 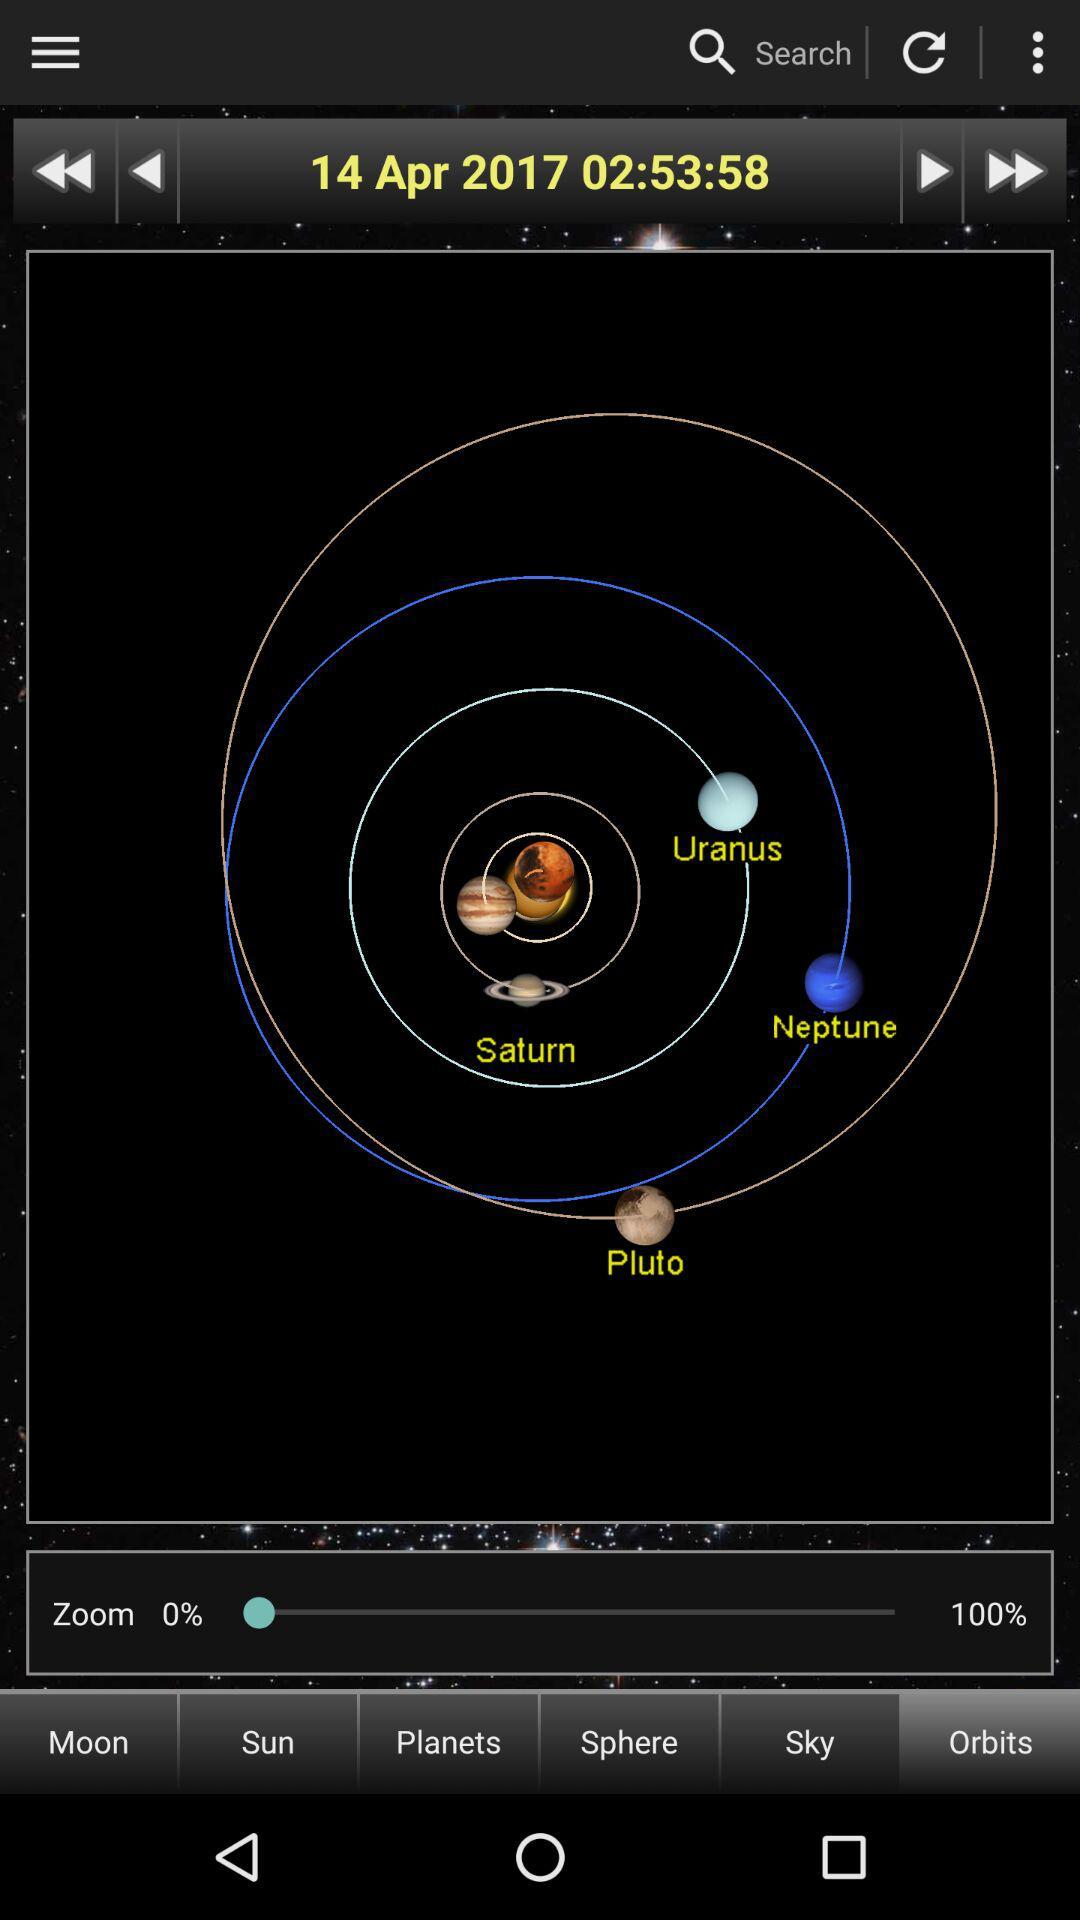 I want to click on settings button, so click(x=1036, y=52).